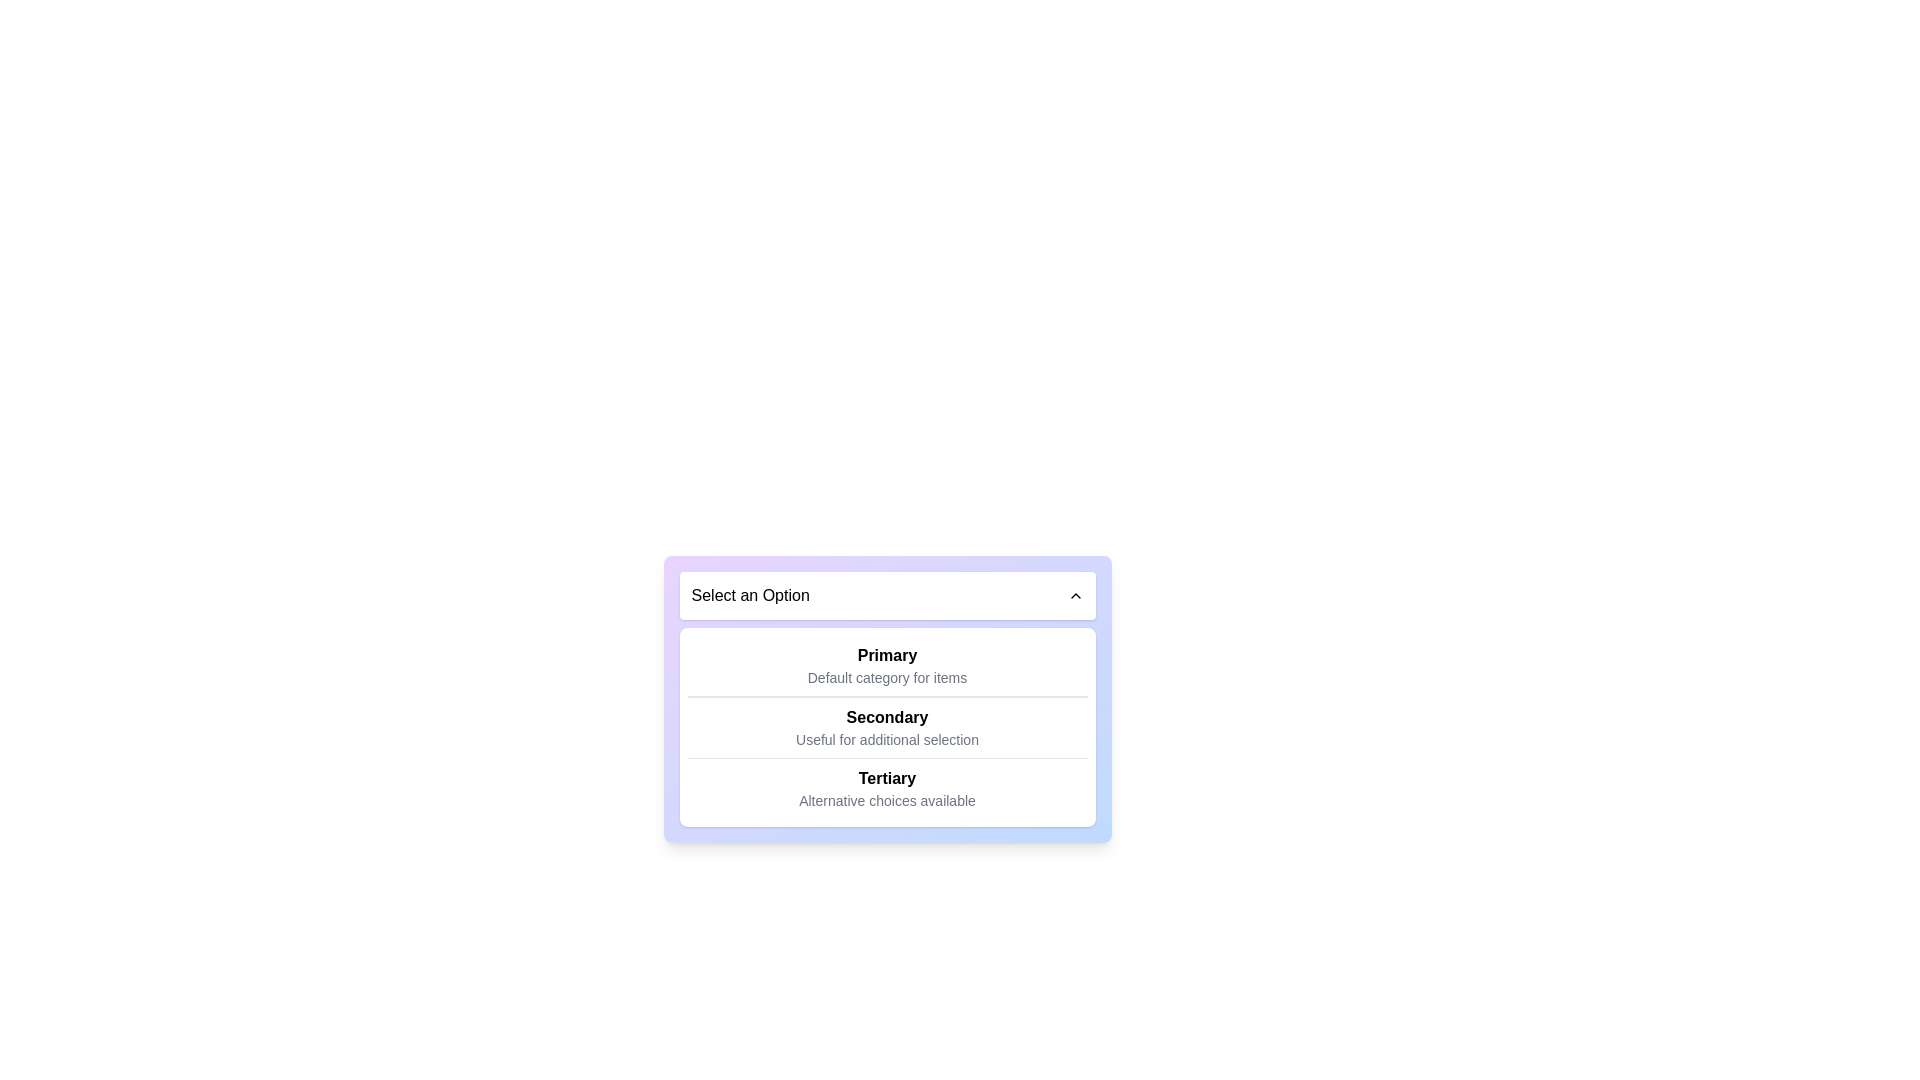  Describe the element at coordinates (886, 728) in the screenshot. I see `the text display component labeled 'Secondary', which is centrally located between 'Primary' and 'Tertiary'` at that location.